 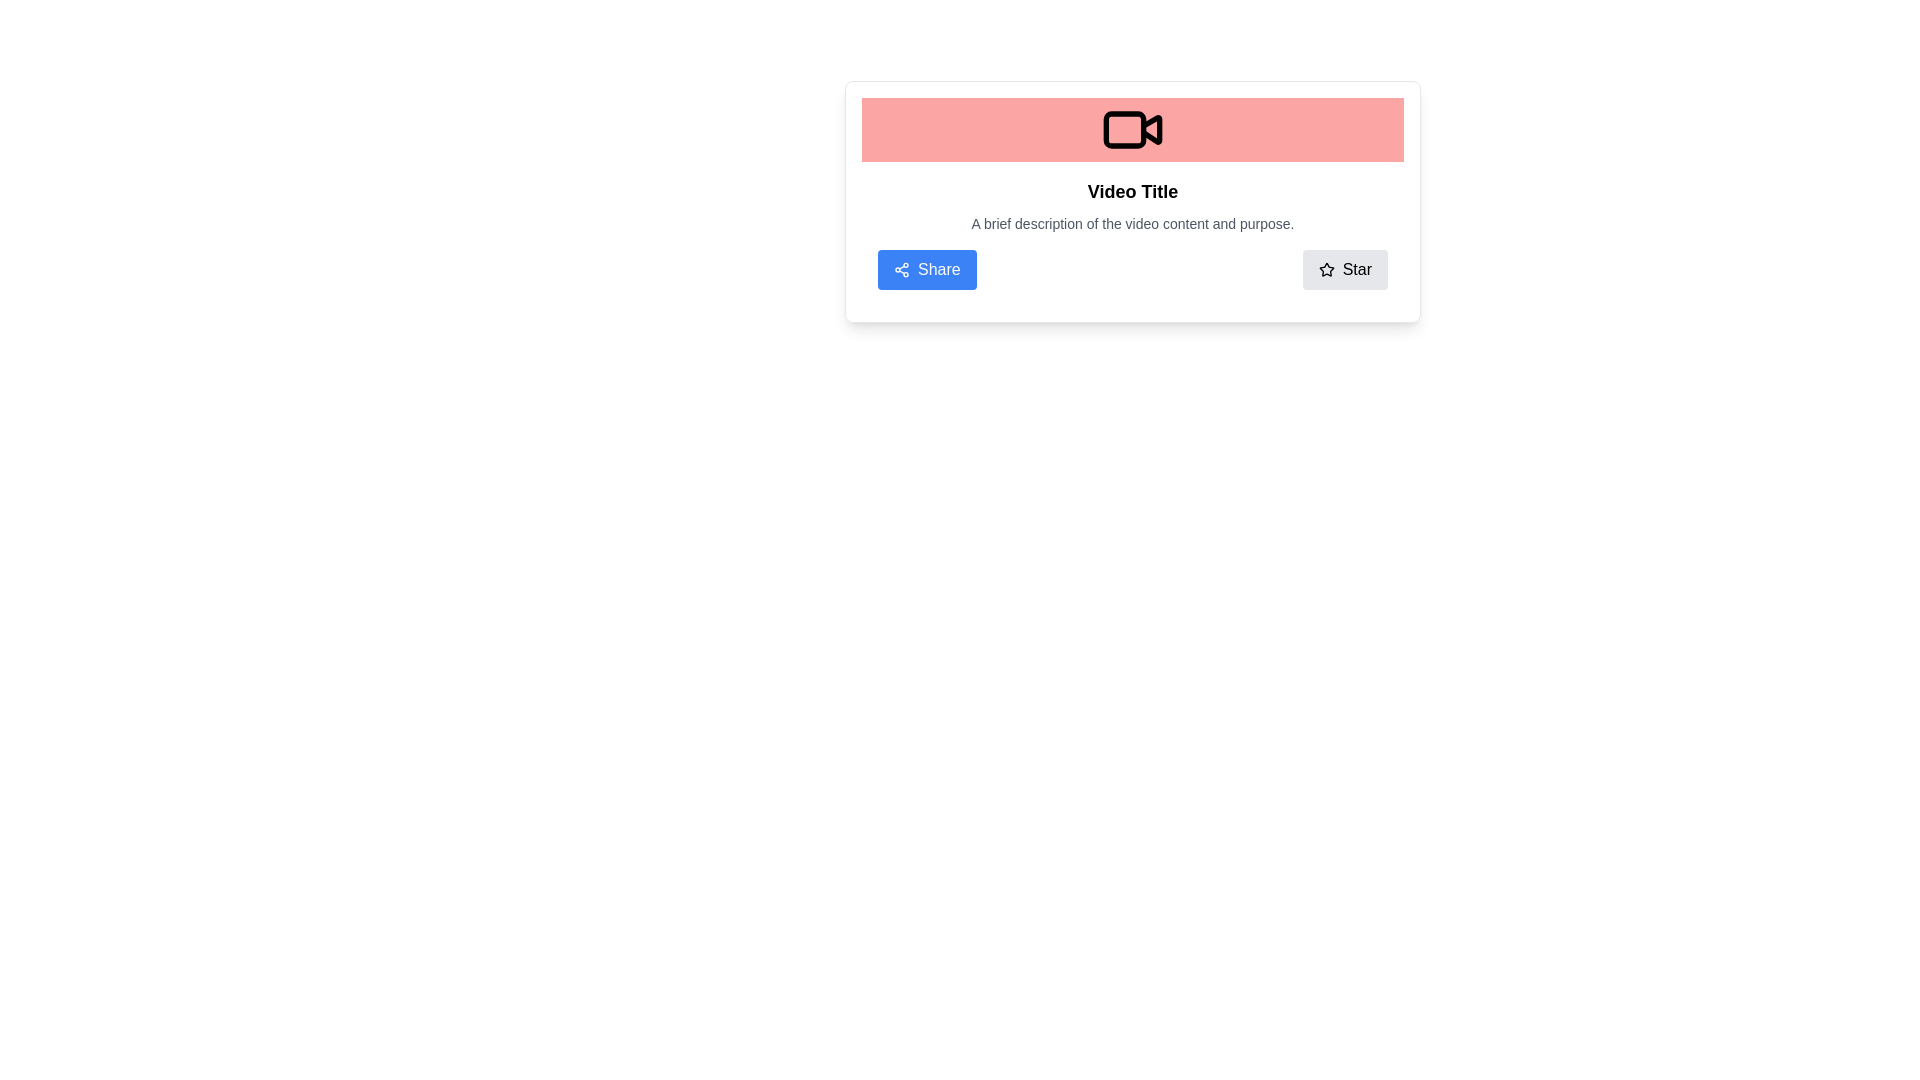 What do you see at coordinates (1132, 192) in the screenshot?
I see `the bold text label displaying 'Video Title', which is centrally aligned above the description text and below a visual icon` at bounding box center [1132, 192].